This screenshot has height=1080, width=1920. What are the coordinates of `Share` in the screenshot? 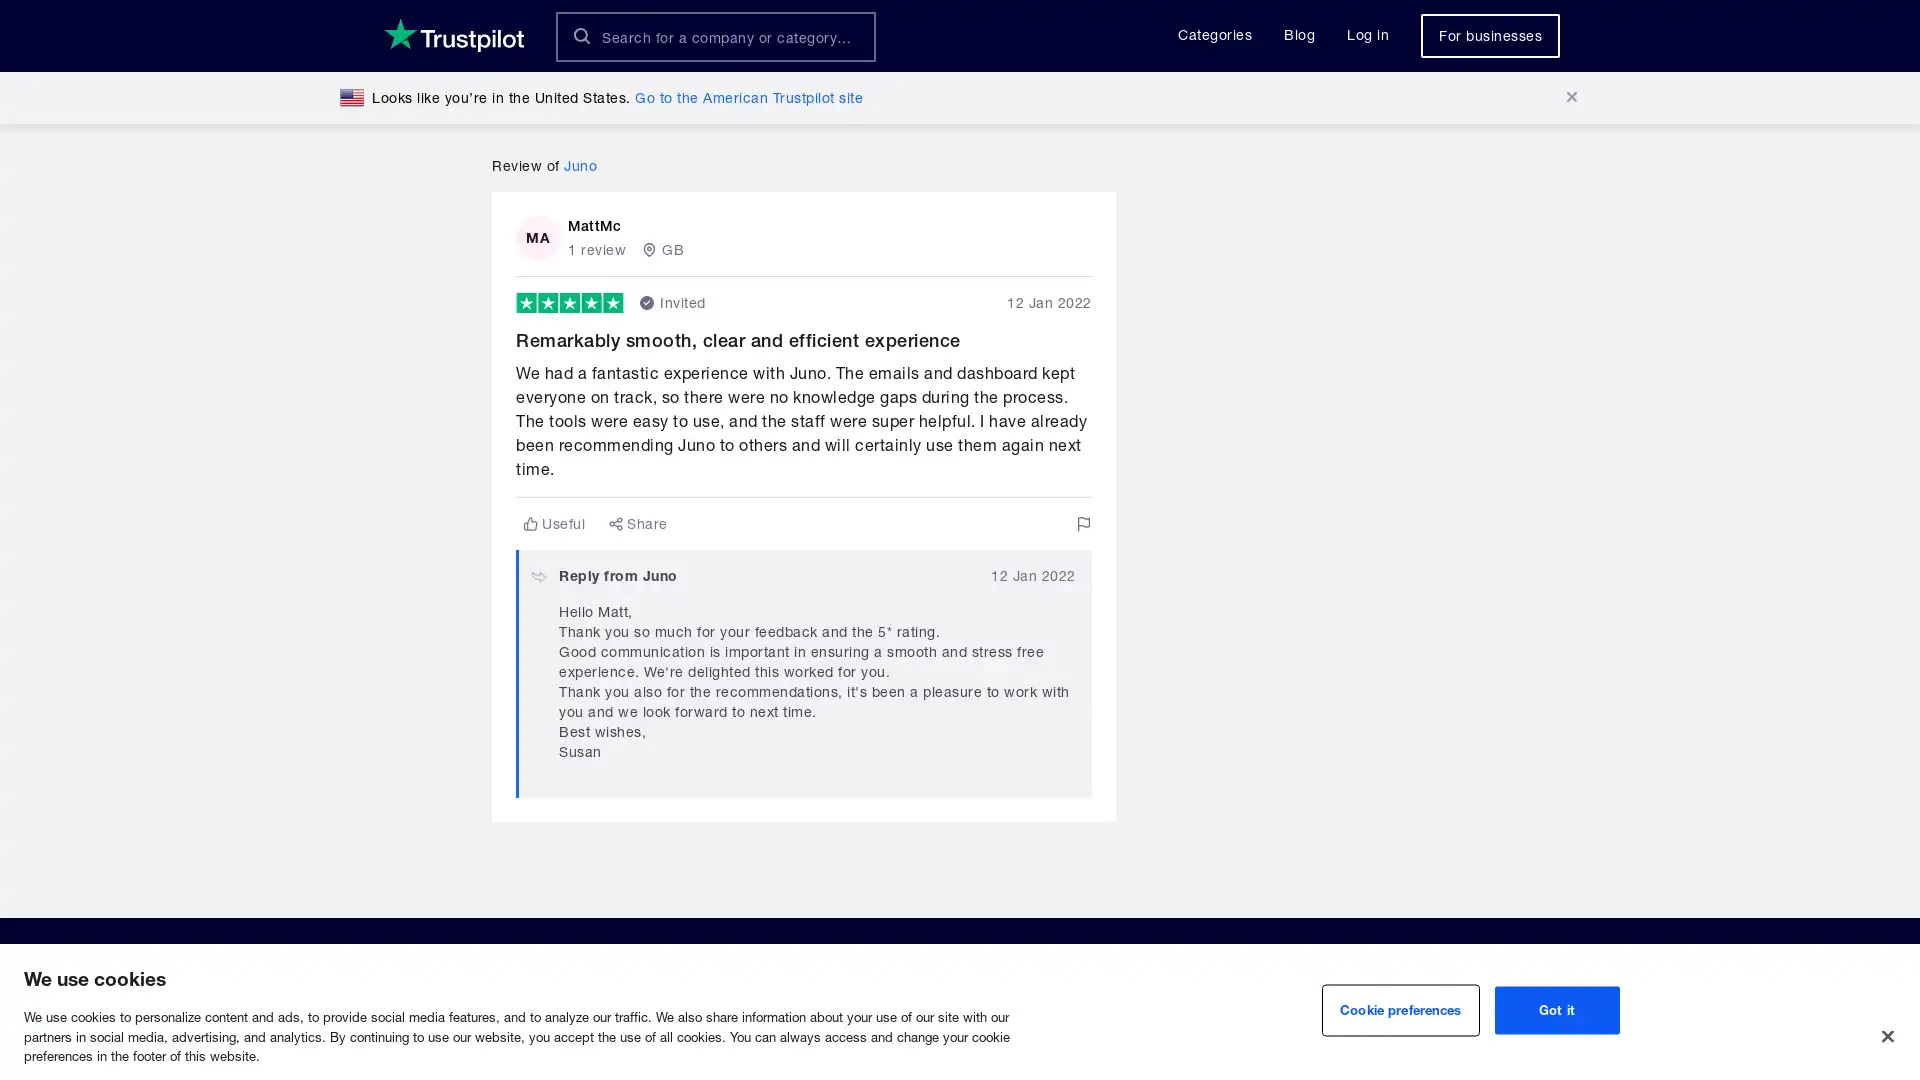 It's located at (637, 523).